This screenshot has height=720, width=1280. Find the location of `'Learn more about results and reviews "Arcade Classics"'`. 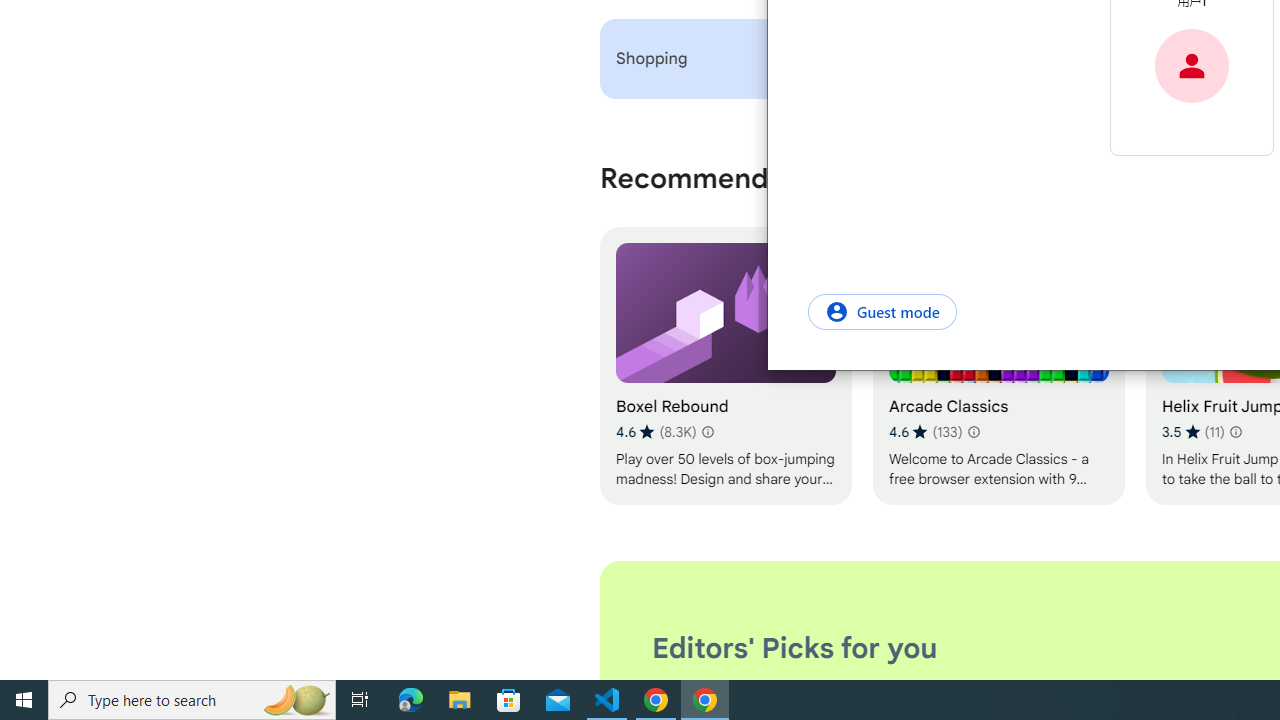

'Learn more about results and reviews "Arcade Classics"' is located at coordinates (972, 431).